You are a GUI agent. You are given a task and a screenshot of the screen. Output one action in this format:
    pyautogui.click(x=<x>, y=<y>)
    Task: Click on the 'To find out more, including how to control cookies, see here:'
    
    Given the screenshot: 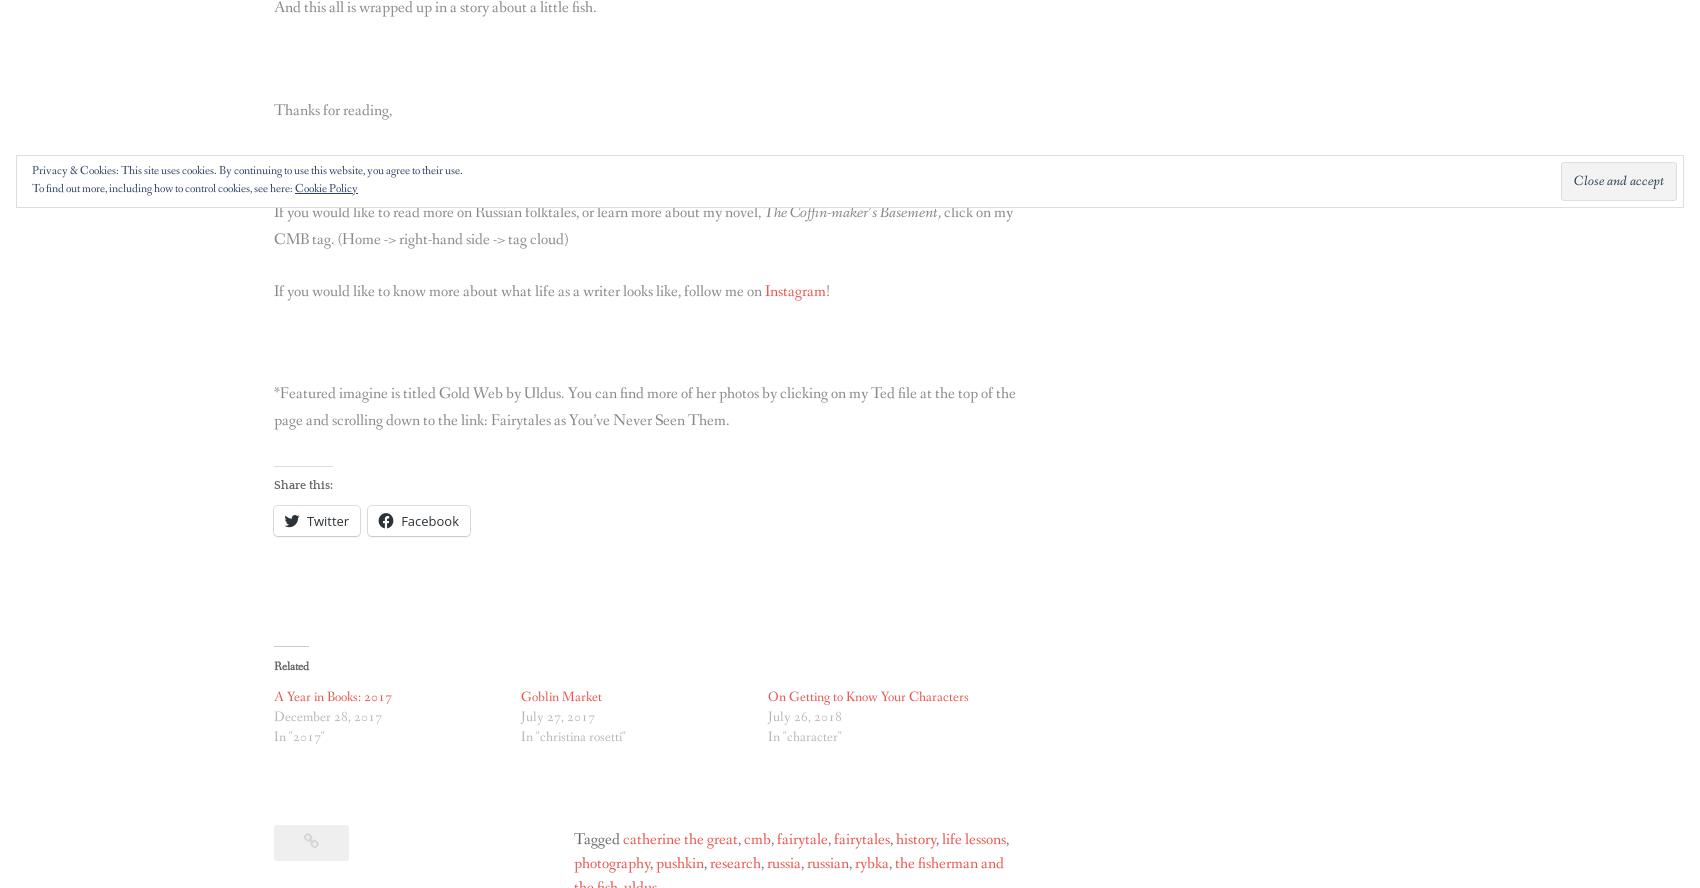 What is the action you would take?
    pyautogui.click(x=31, y=187)
    